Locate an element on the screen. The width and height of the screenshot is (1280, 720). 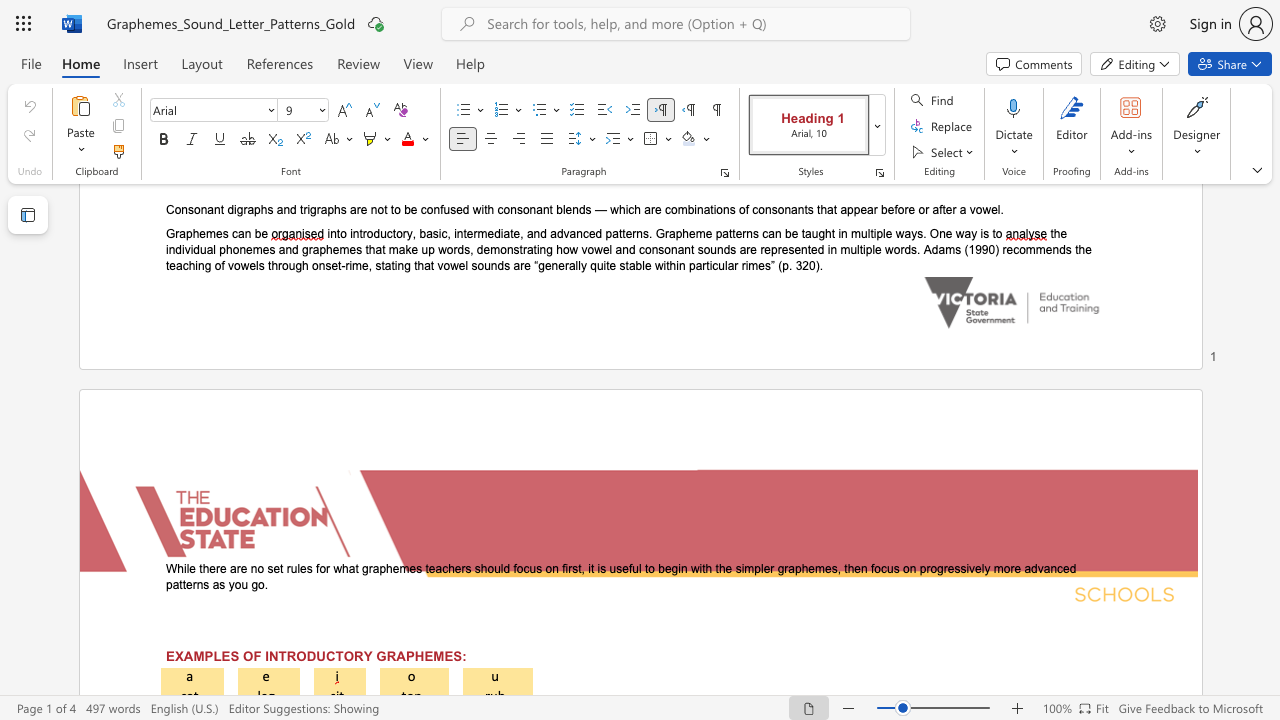
the subset text "cus on first, it is useful to begin with the simpler graphemes, then focus on progressively more advanced patterns a" within the text "While there are no set rules for what graphemes teachers should focus on first, it is useful to begin with the simpler graphemes, then focus on progressively more advanced patterns as you go" is located at coordinates (523, 569).